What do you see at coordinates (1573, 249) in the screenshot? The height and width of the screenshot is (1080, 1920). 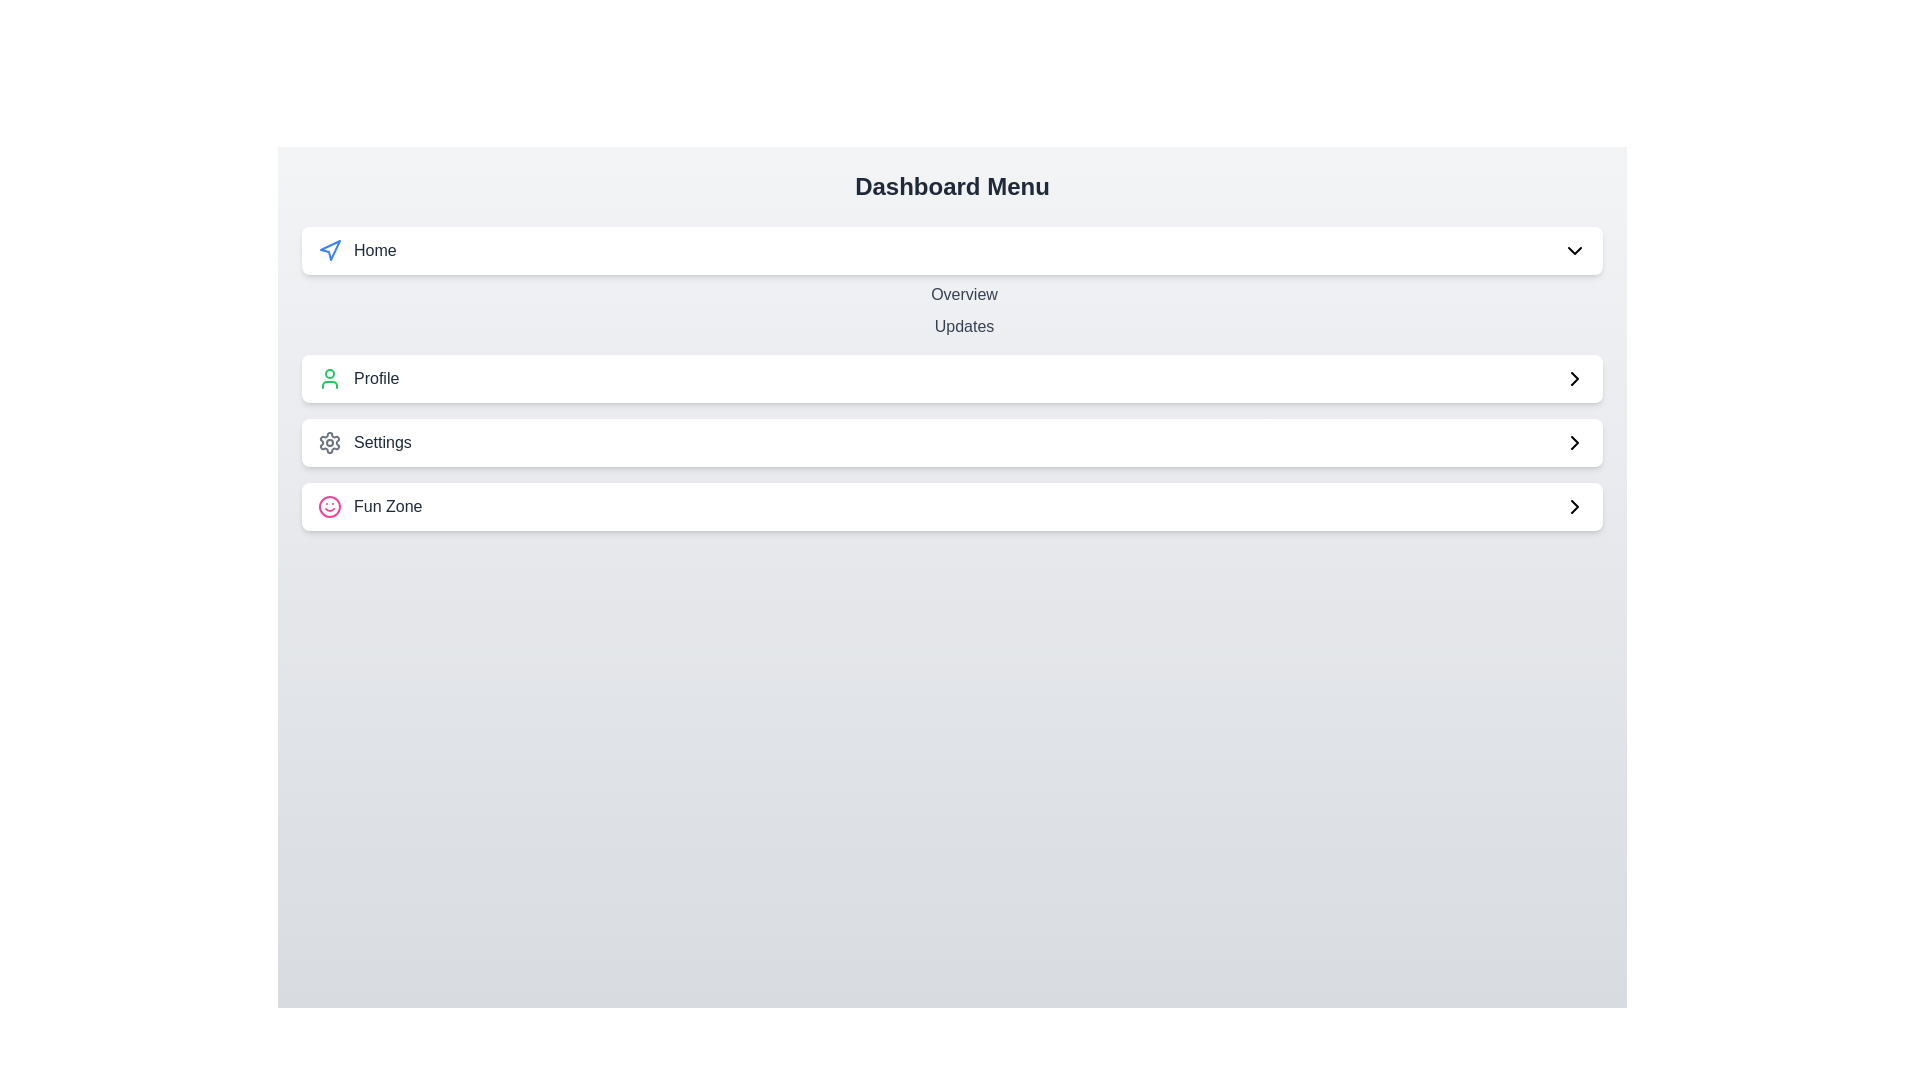 I see `the icon indicating additional options related to the 'Home' menu item, located at the far right of the 'Home' horizontal bar` at bounding box center [1573, 249].